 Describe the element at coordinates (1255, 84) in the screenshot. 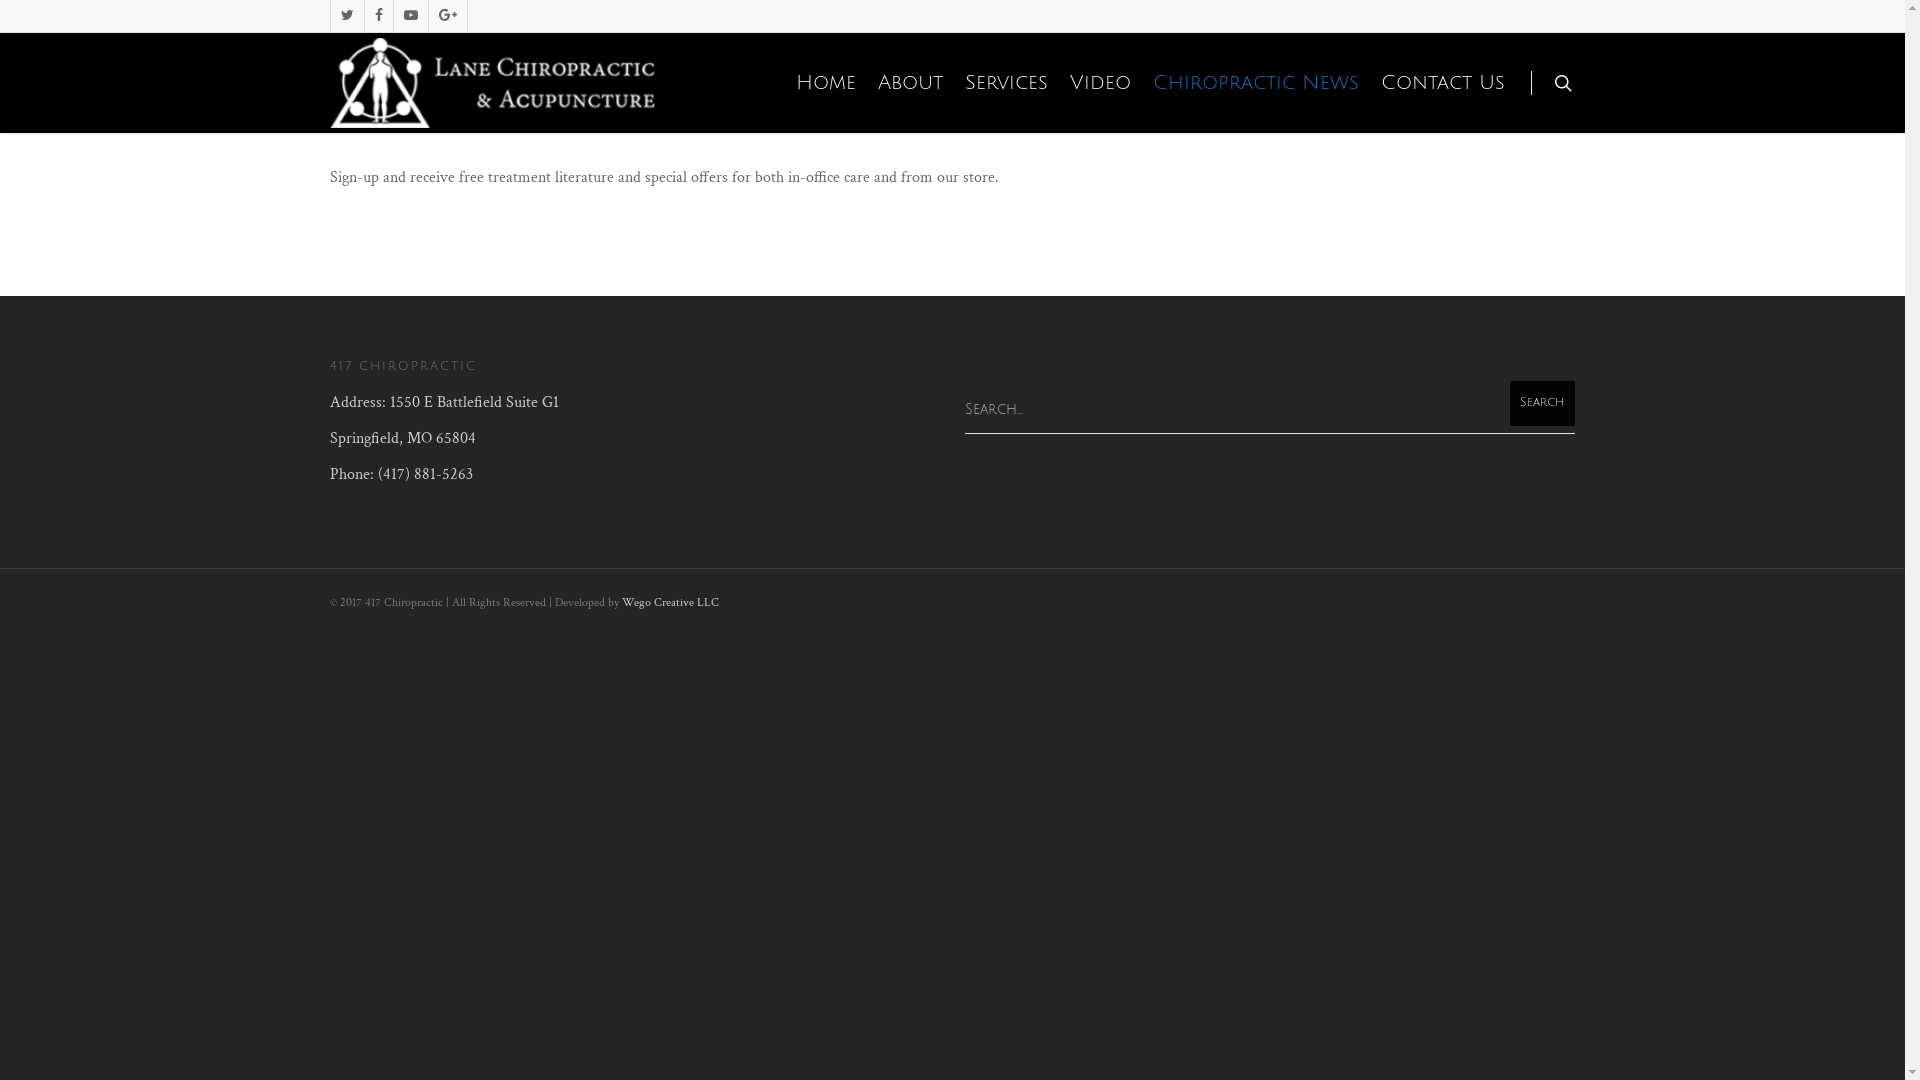

I see `'Chiropractic News'` at that location.